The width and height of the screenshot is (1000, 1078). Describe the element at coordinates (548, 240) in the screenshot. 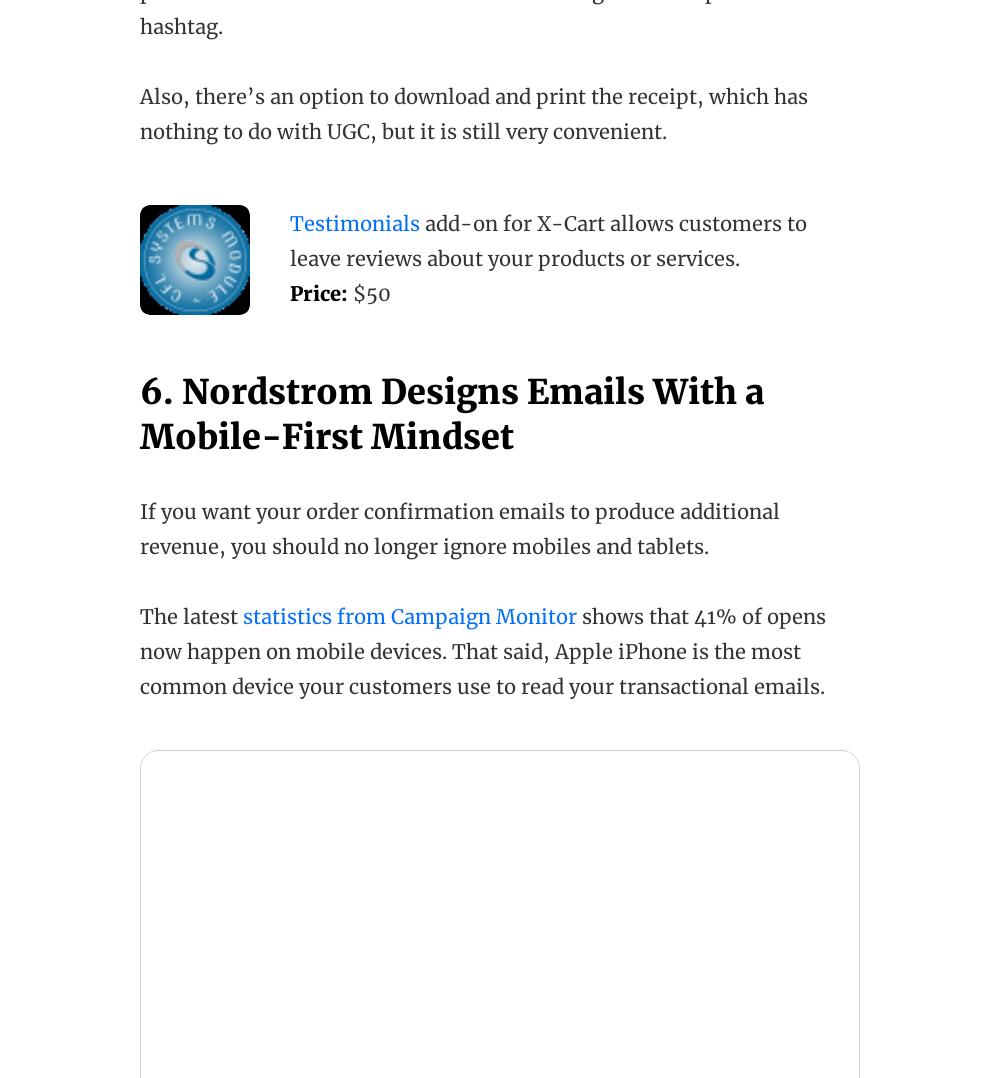

I see `'add-on for X-Cart allows customers to leave reviews about your products or services.'` at that location.